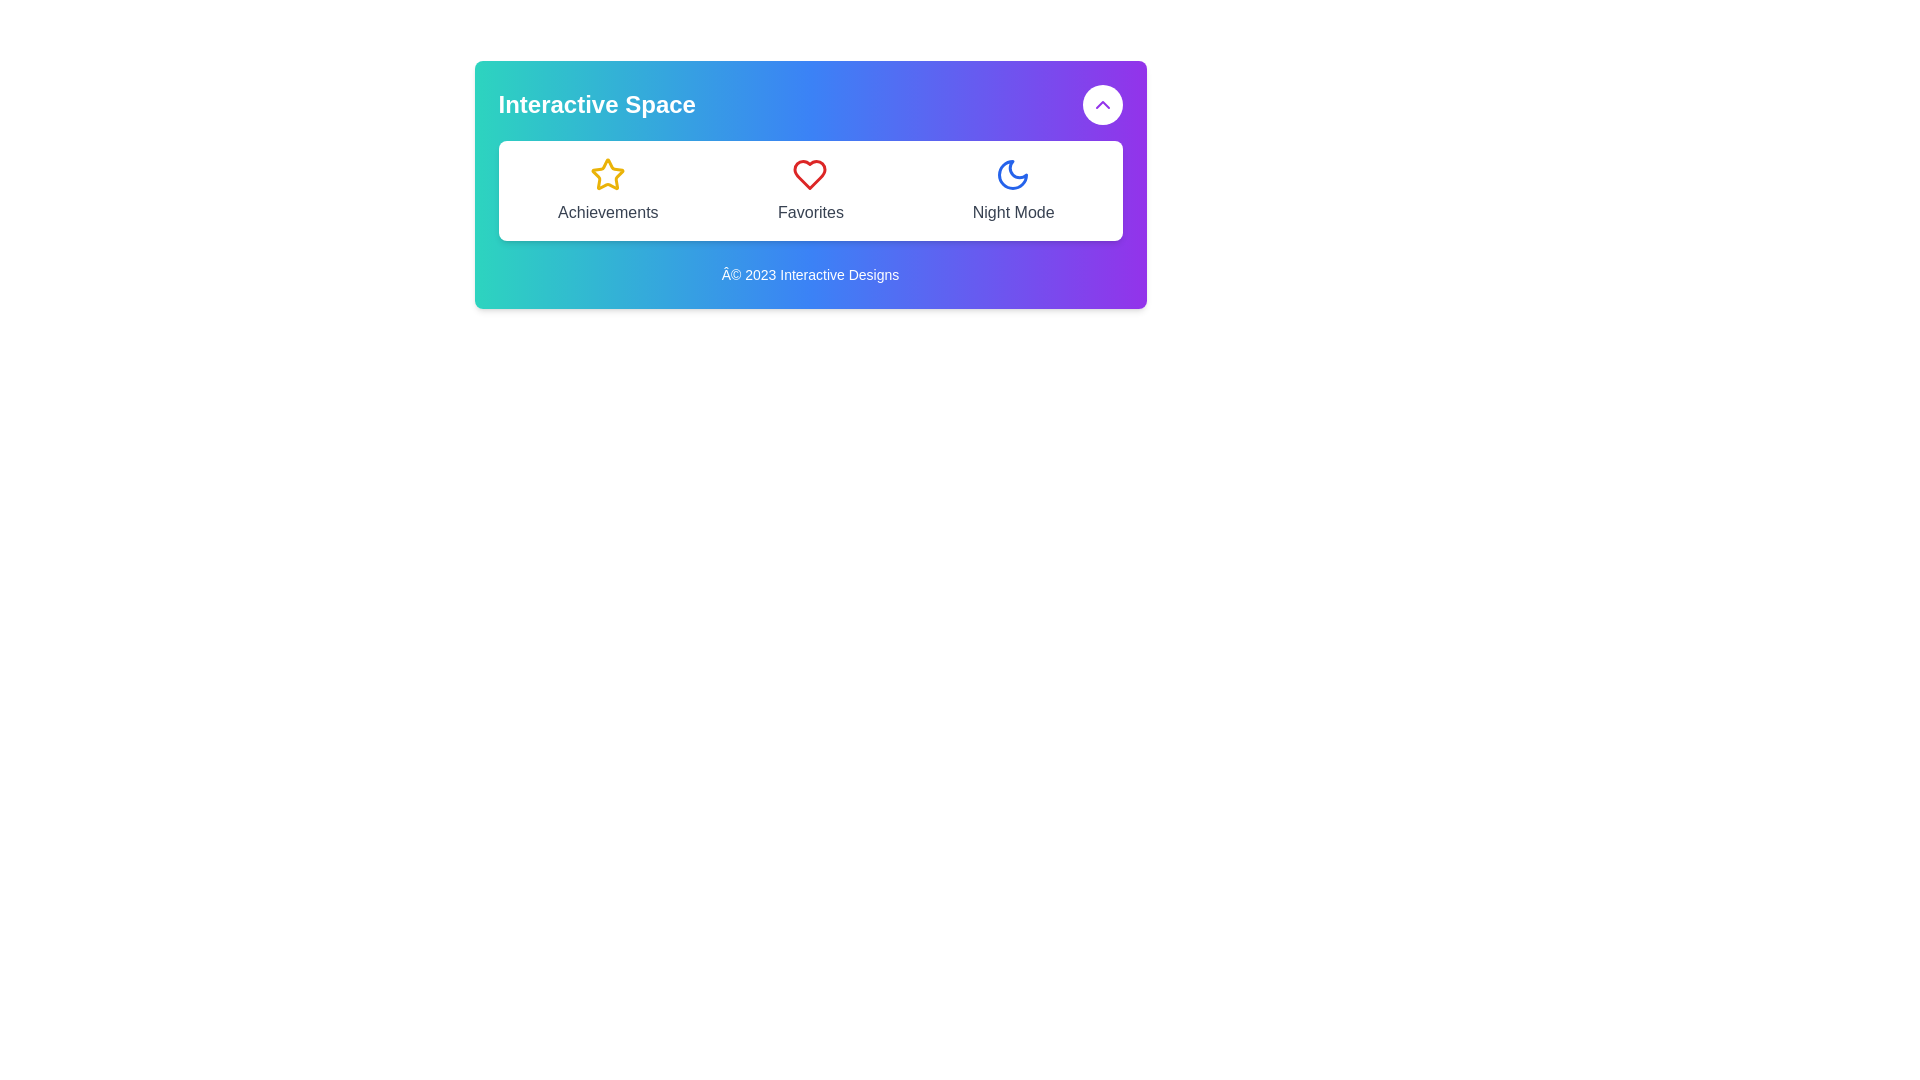  Describe the element at coordinates (1013, 191) in the screenshot. I see `the blue crescent moon icon of the 'Night Mode' button for additional information` at that location.